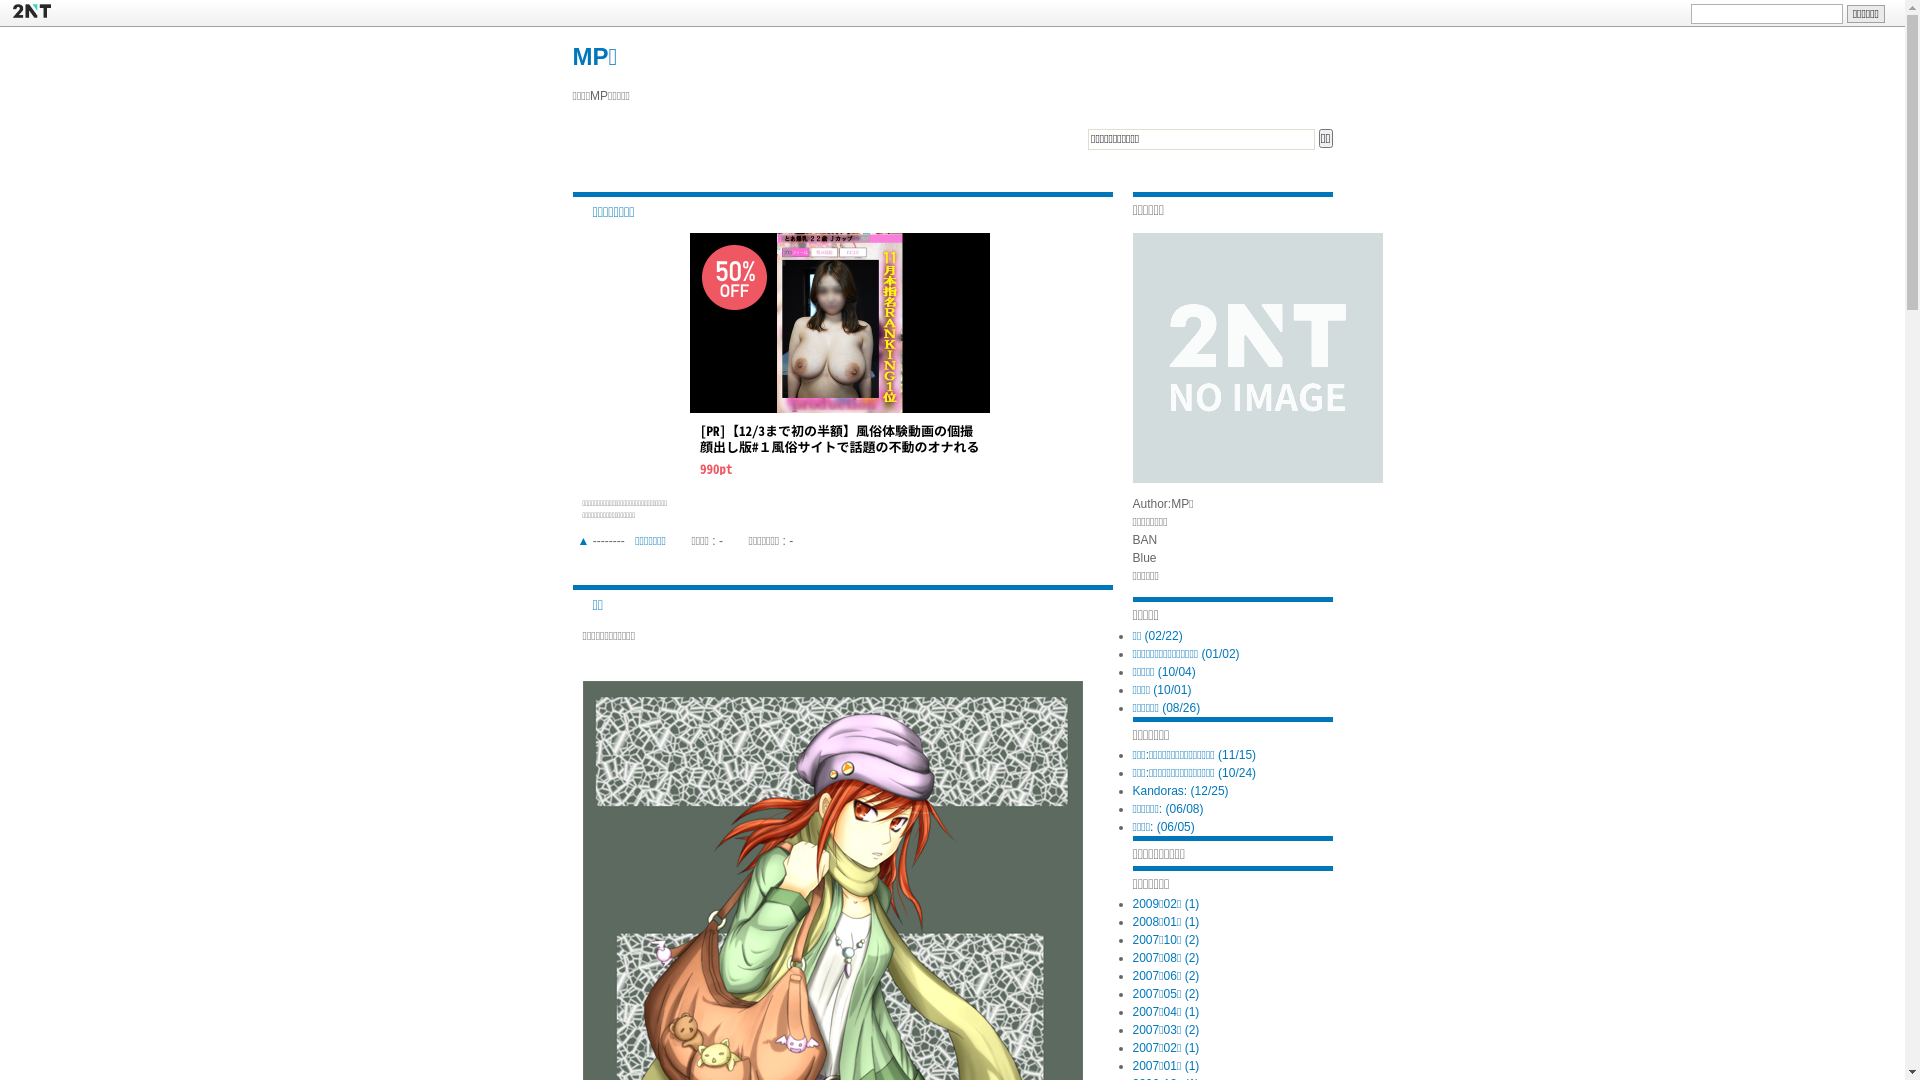 This screenshot has width=1920, height=1080. I want to click on 'Kandoras: (12/25)', so click(1180, 789).